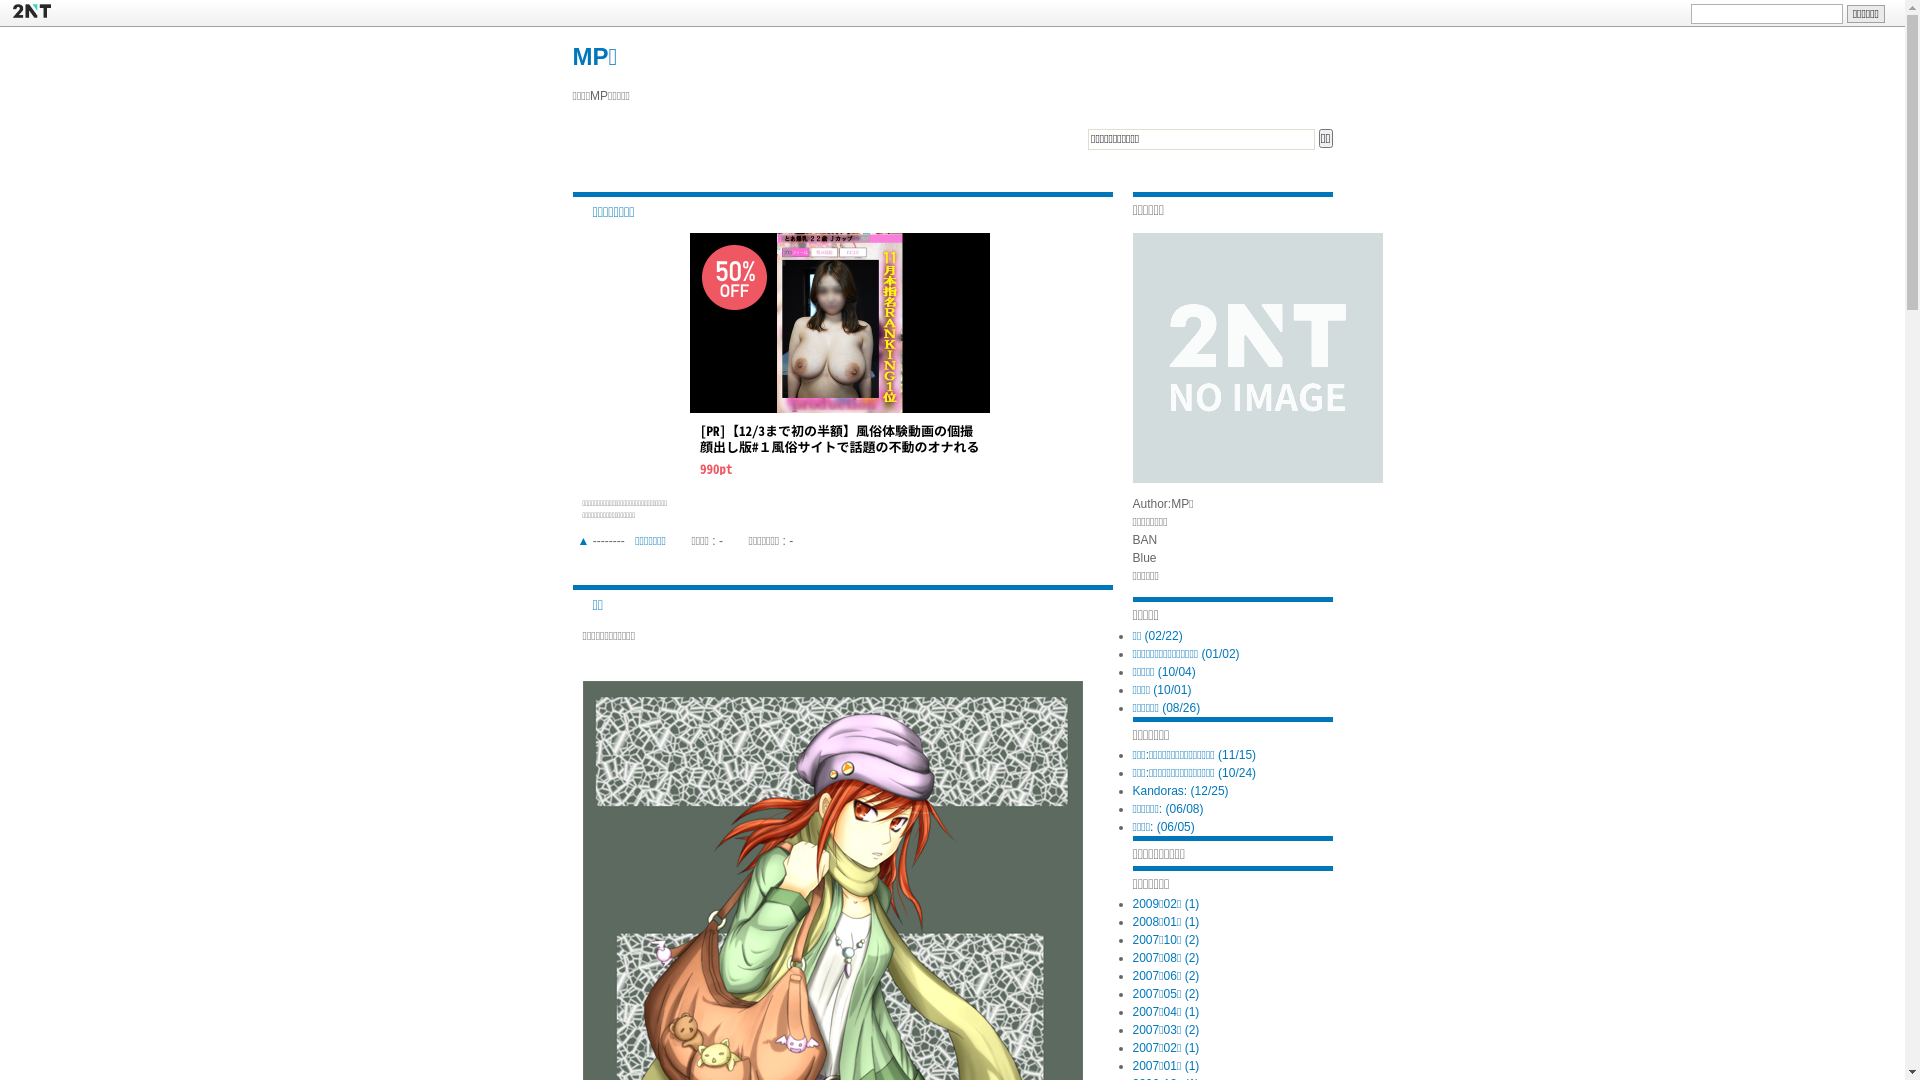 This screenshot has width=1920, height=1080. I want to click on 'Kandoras: (12/25)', so click(1180, 789).